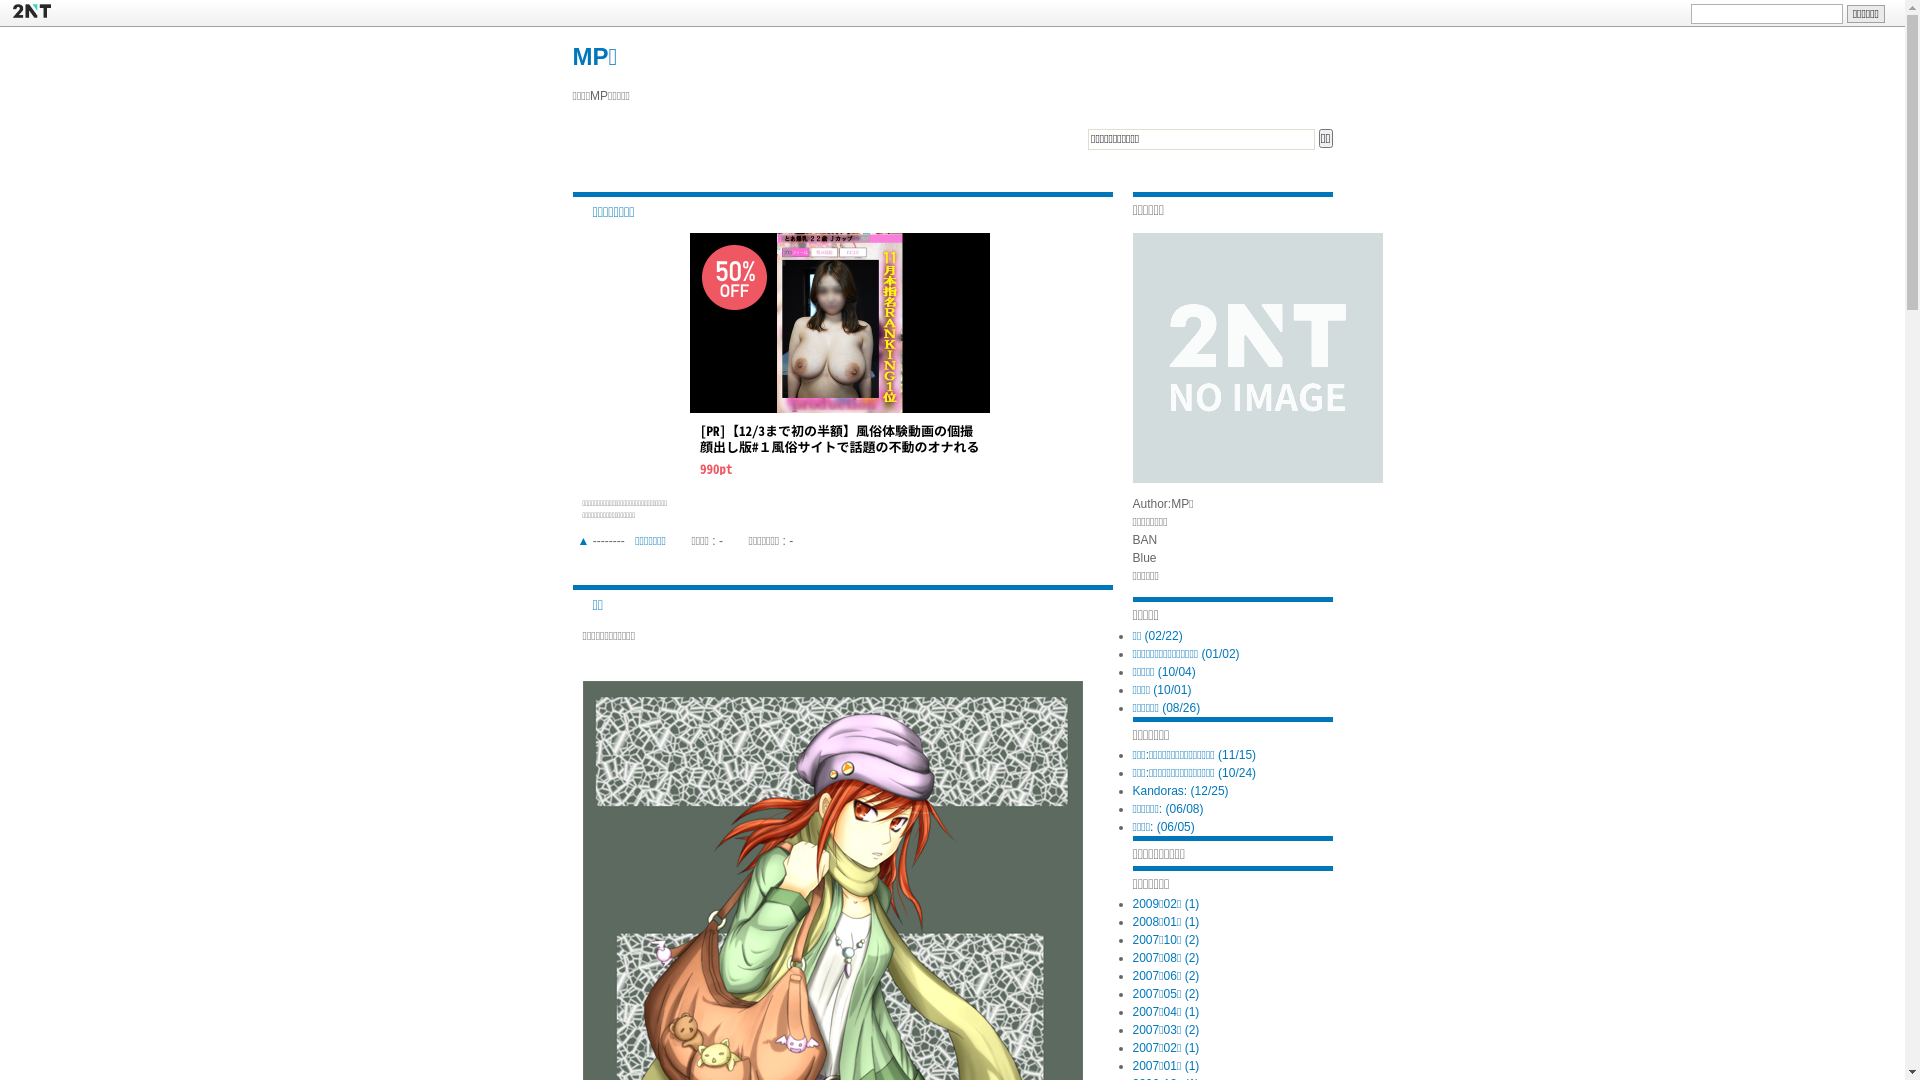 This screenshot has width=1920, height=1080. I want to click on 'Kandoras: (12/25)', so click(1180, 789).